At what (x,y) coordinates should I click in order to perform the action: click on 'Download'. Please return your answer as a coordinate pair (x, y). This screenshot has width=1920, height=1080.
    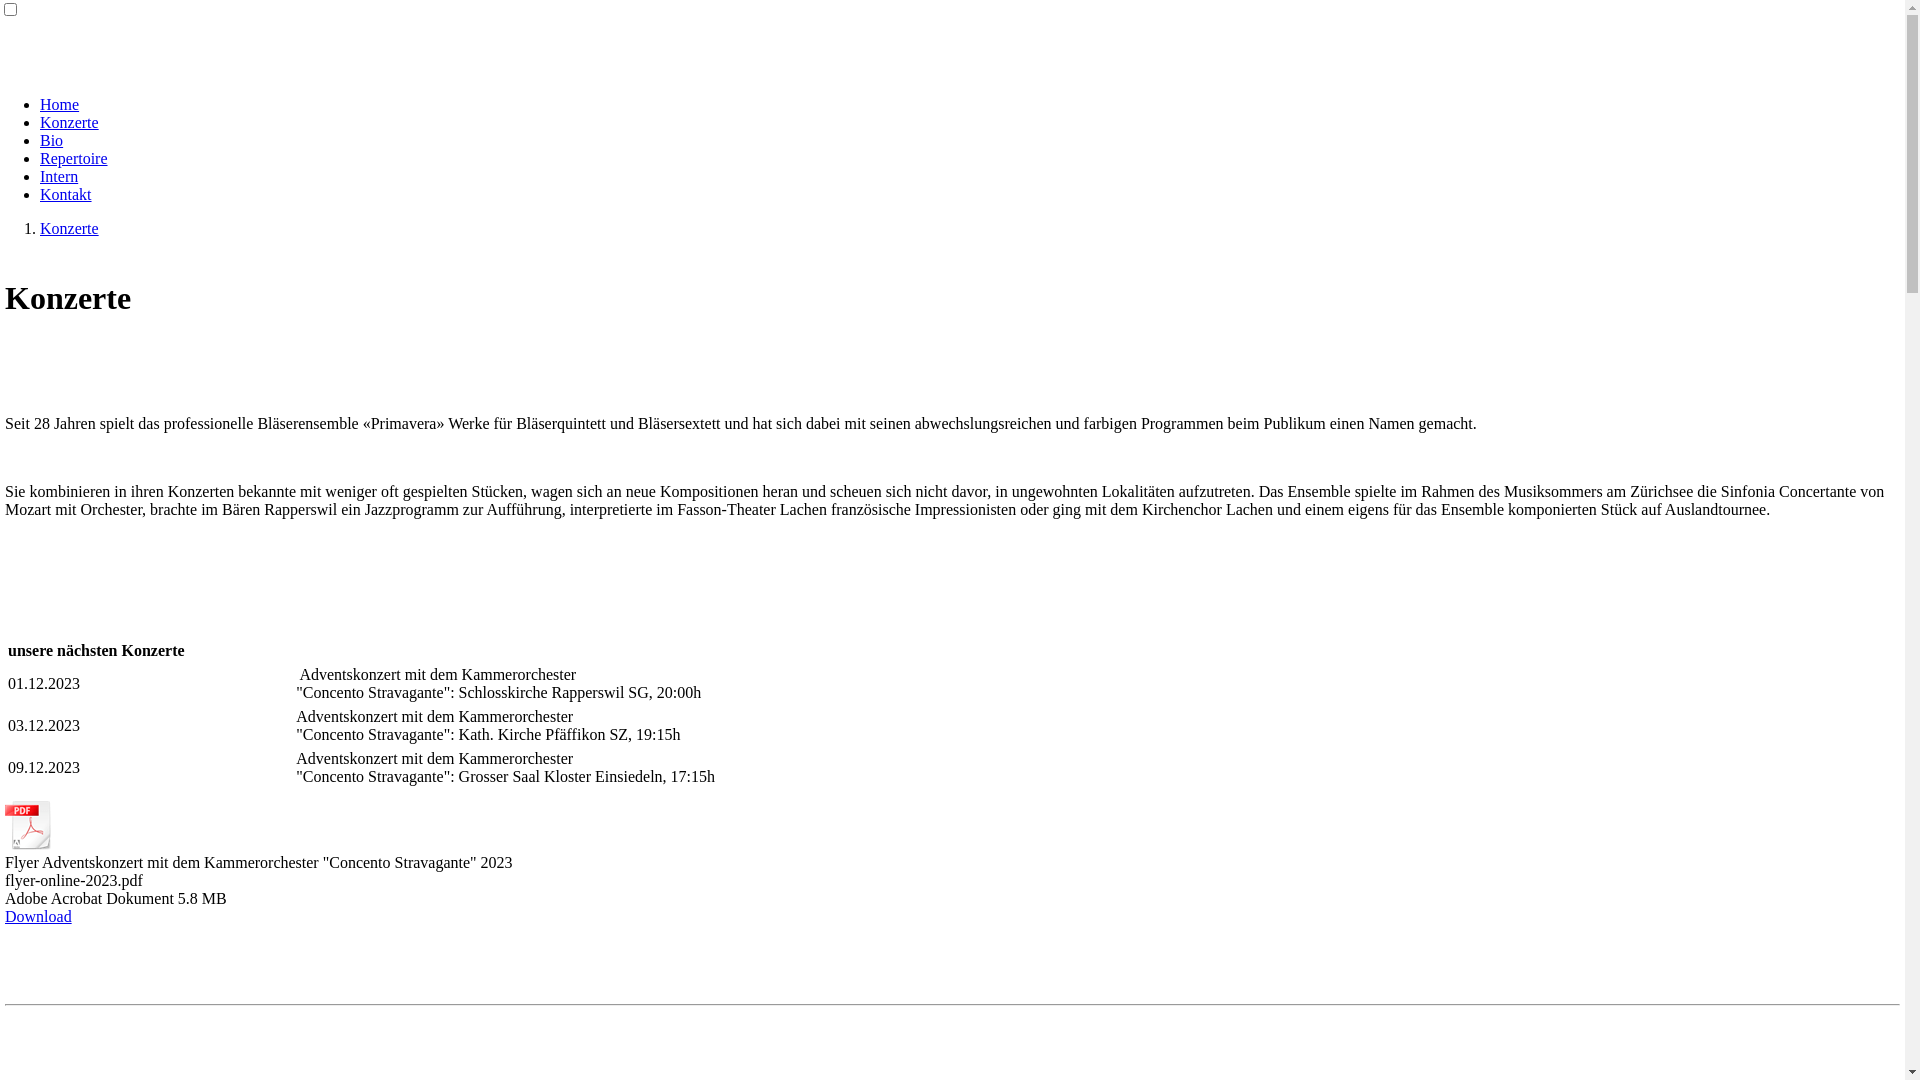
    Looking at the image, I should click on (38, 916).